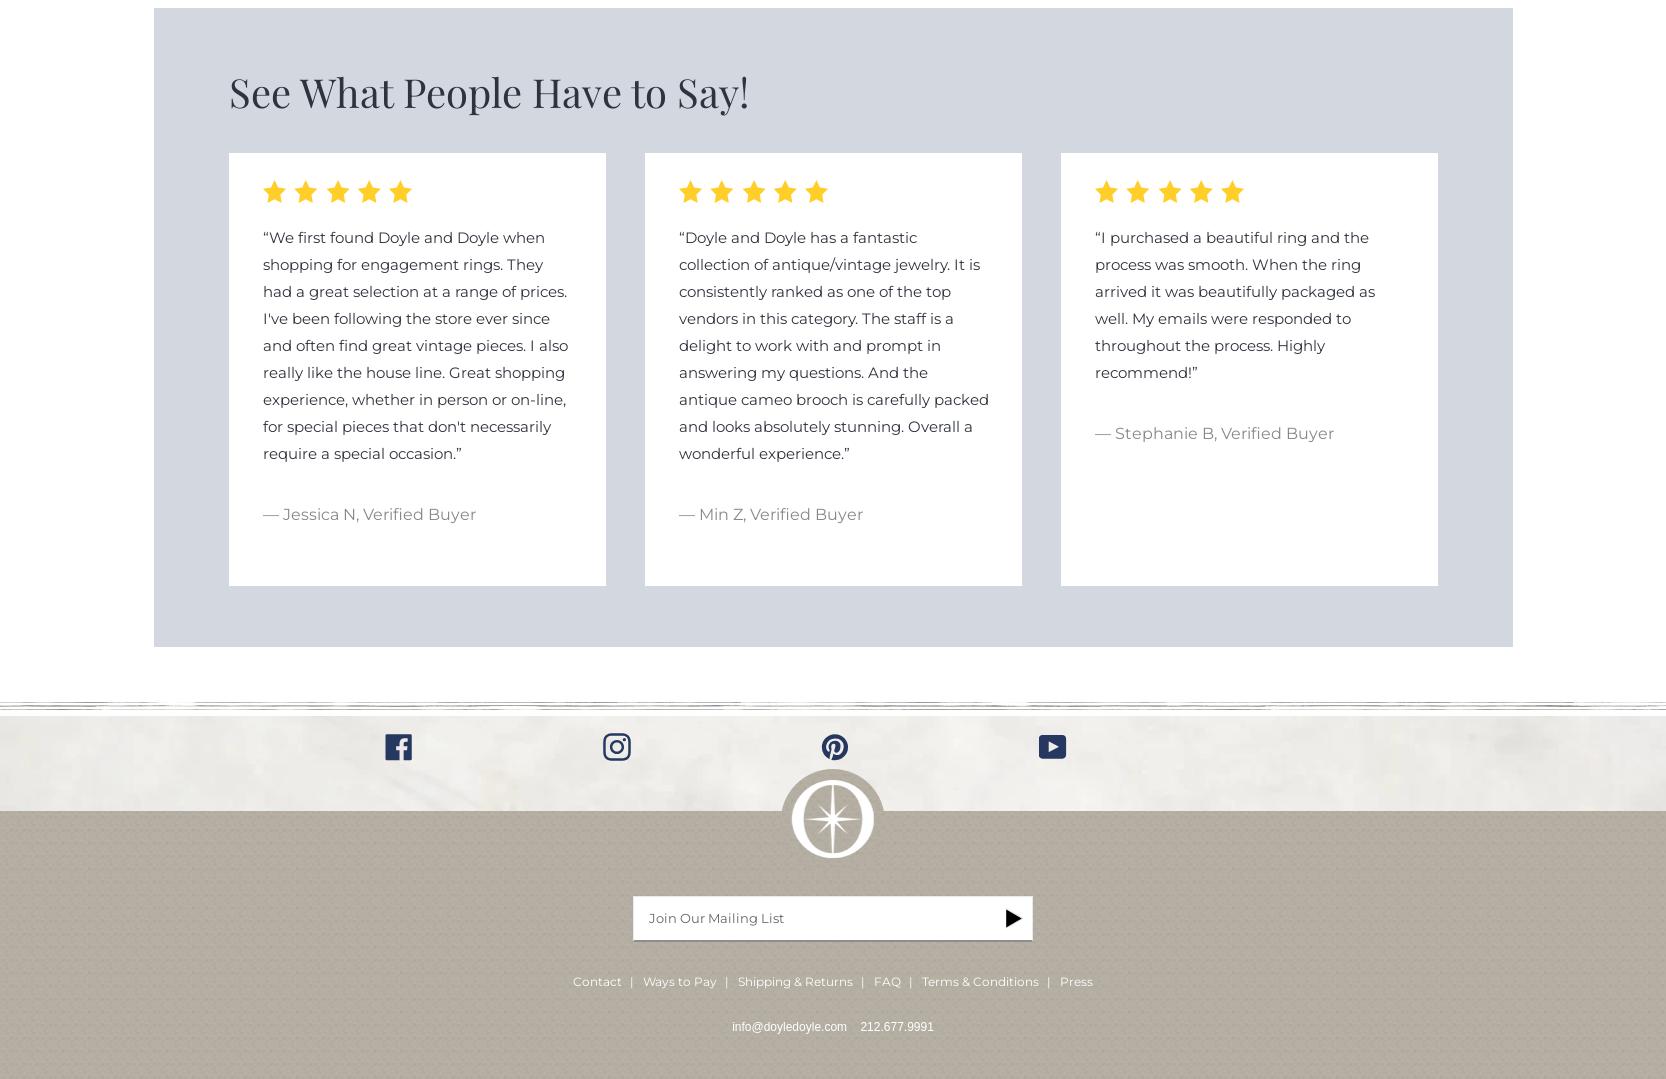 This screenshot has width=1666, height=1079. Describe the element at coordinates (1213, 433) in the screenshot. I see `'— Stephanie B, Verified Buyer'` at that location.